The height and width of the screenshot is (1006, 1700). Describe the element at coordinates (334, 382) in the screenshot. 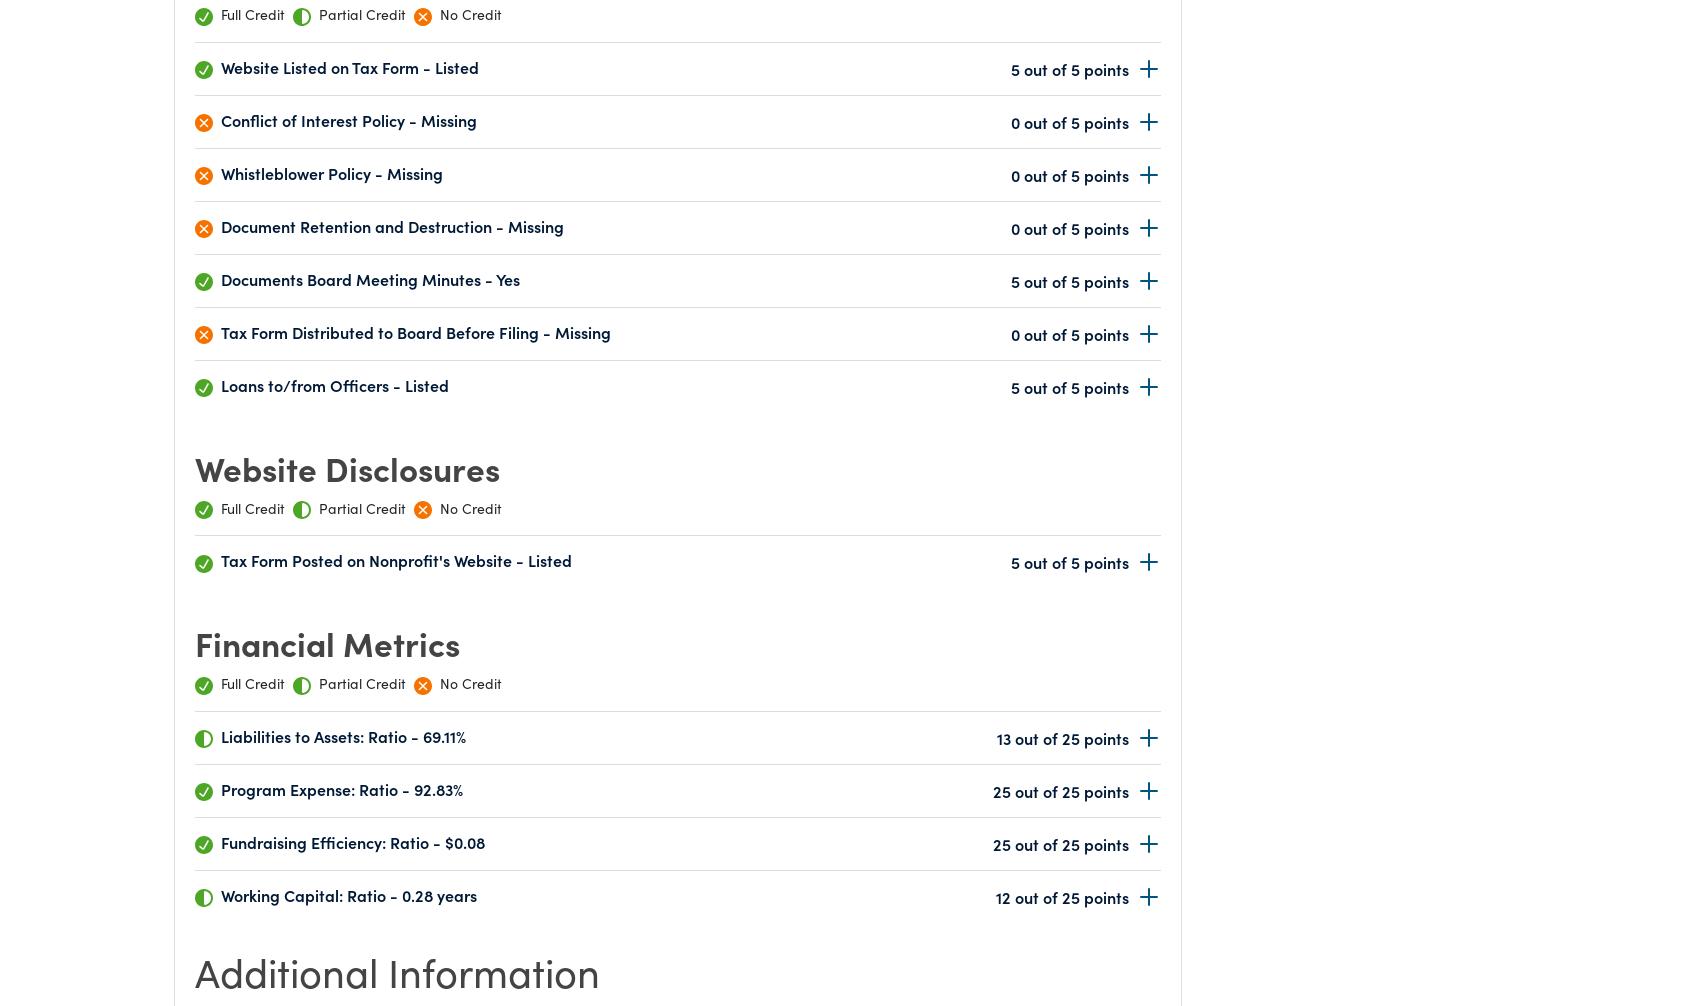

I see `'Loans to/from Officers - Listed'` at that location.